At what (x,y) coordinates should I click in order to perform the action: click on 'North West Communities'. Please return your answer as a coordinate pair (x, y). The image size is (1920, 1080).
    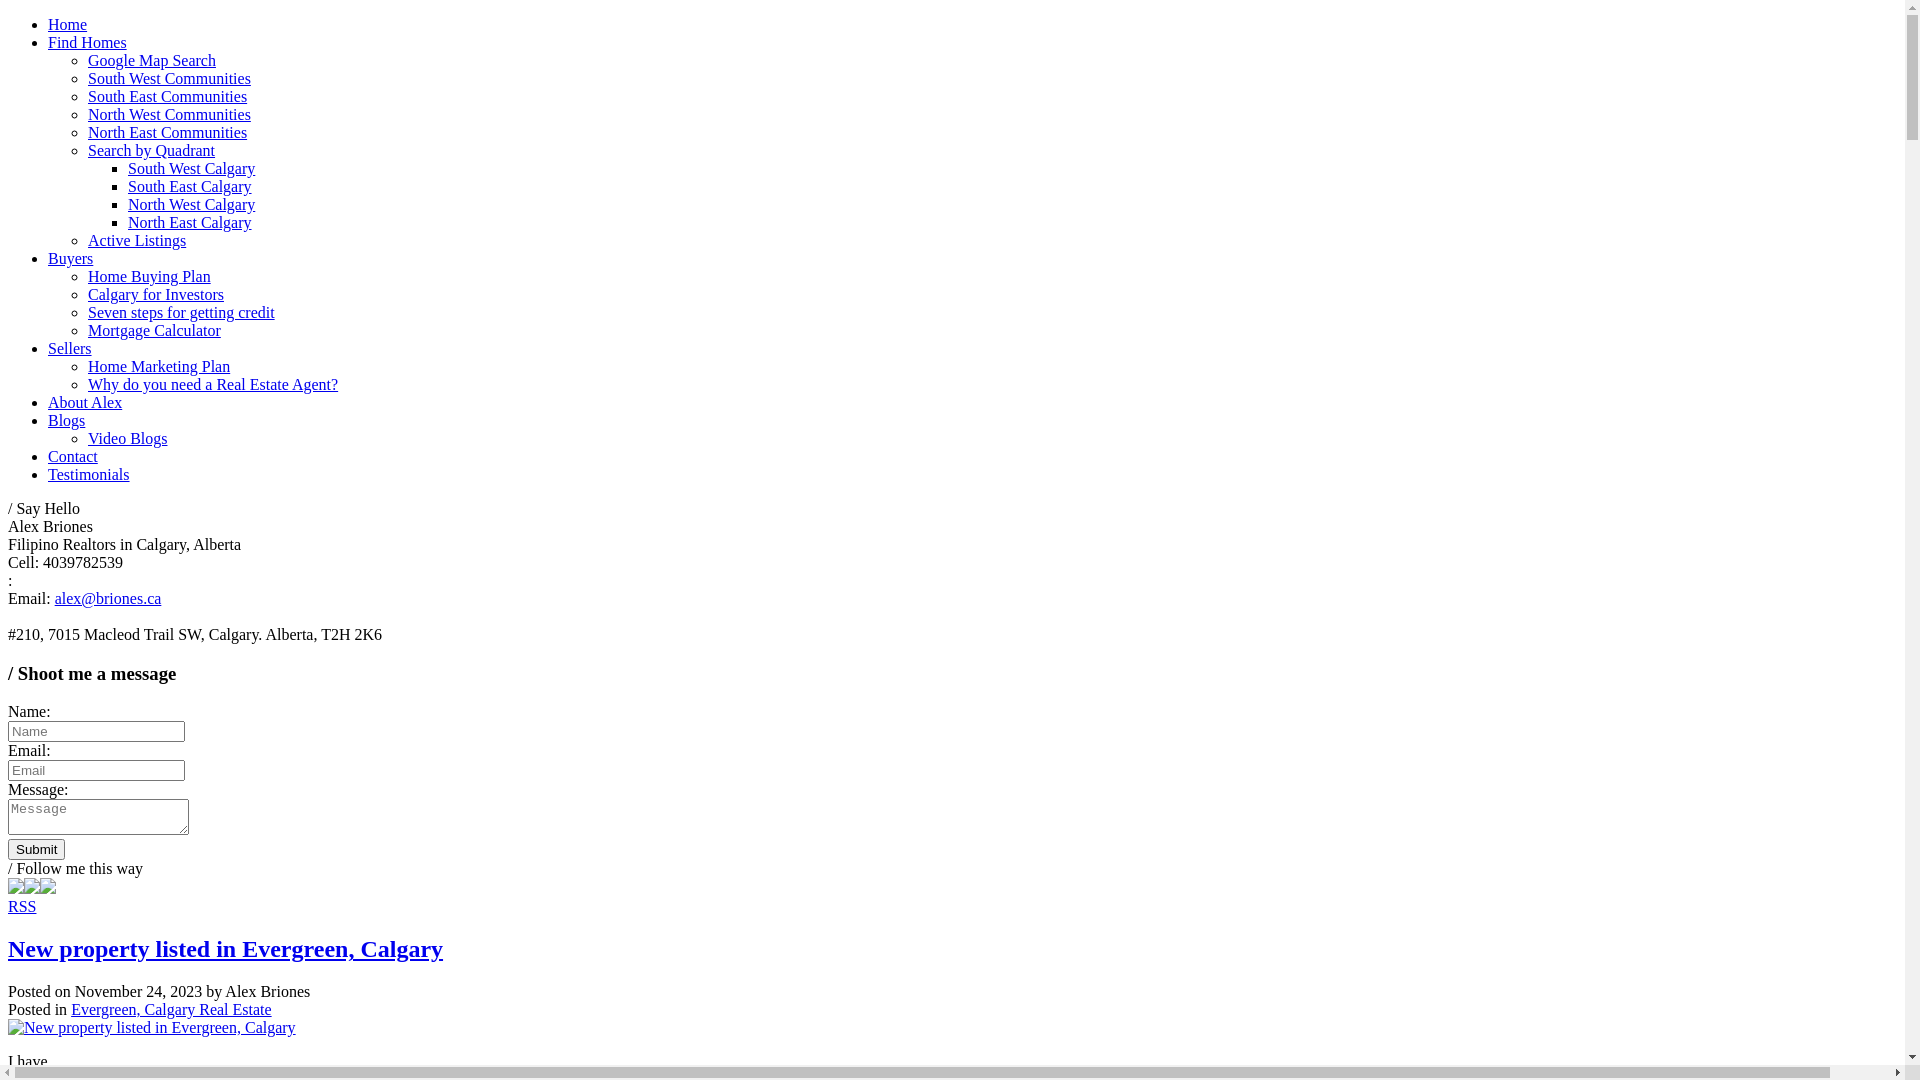
    Looking at the image, I should click on (169, 114).